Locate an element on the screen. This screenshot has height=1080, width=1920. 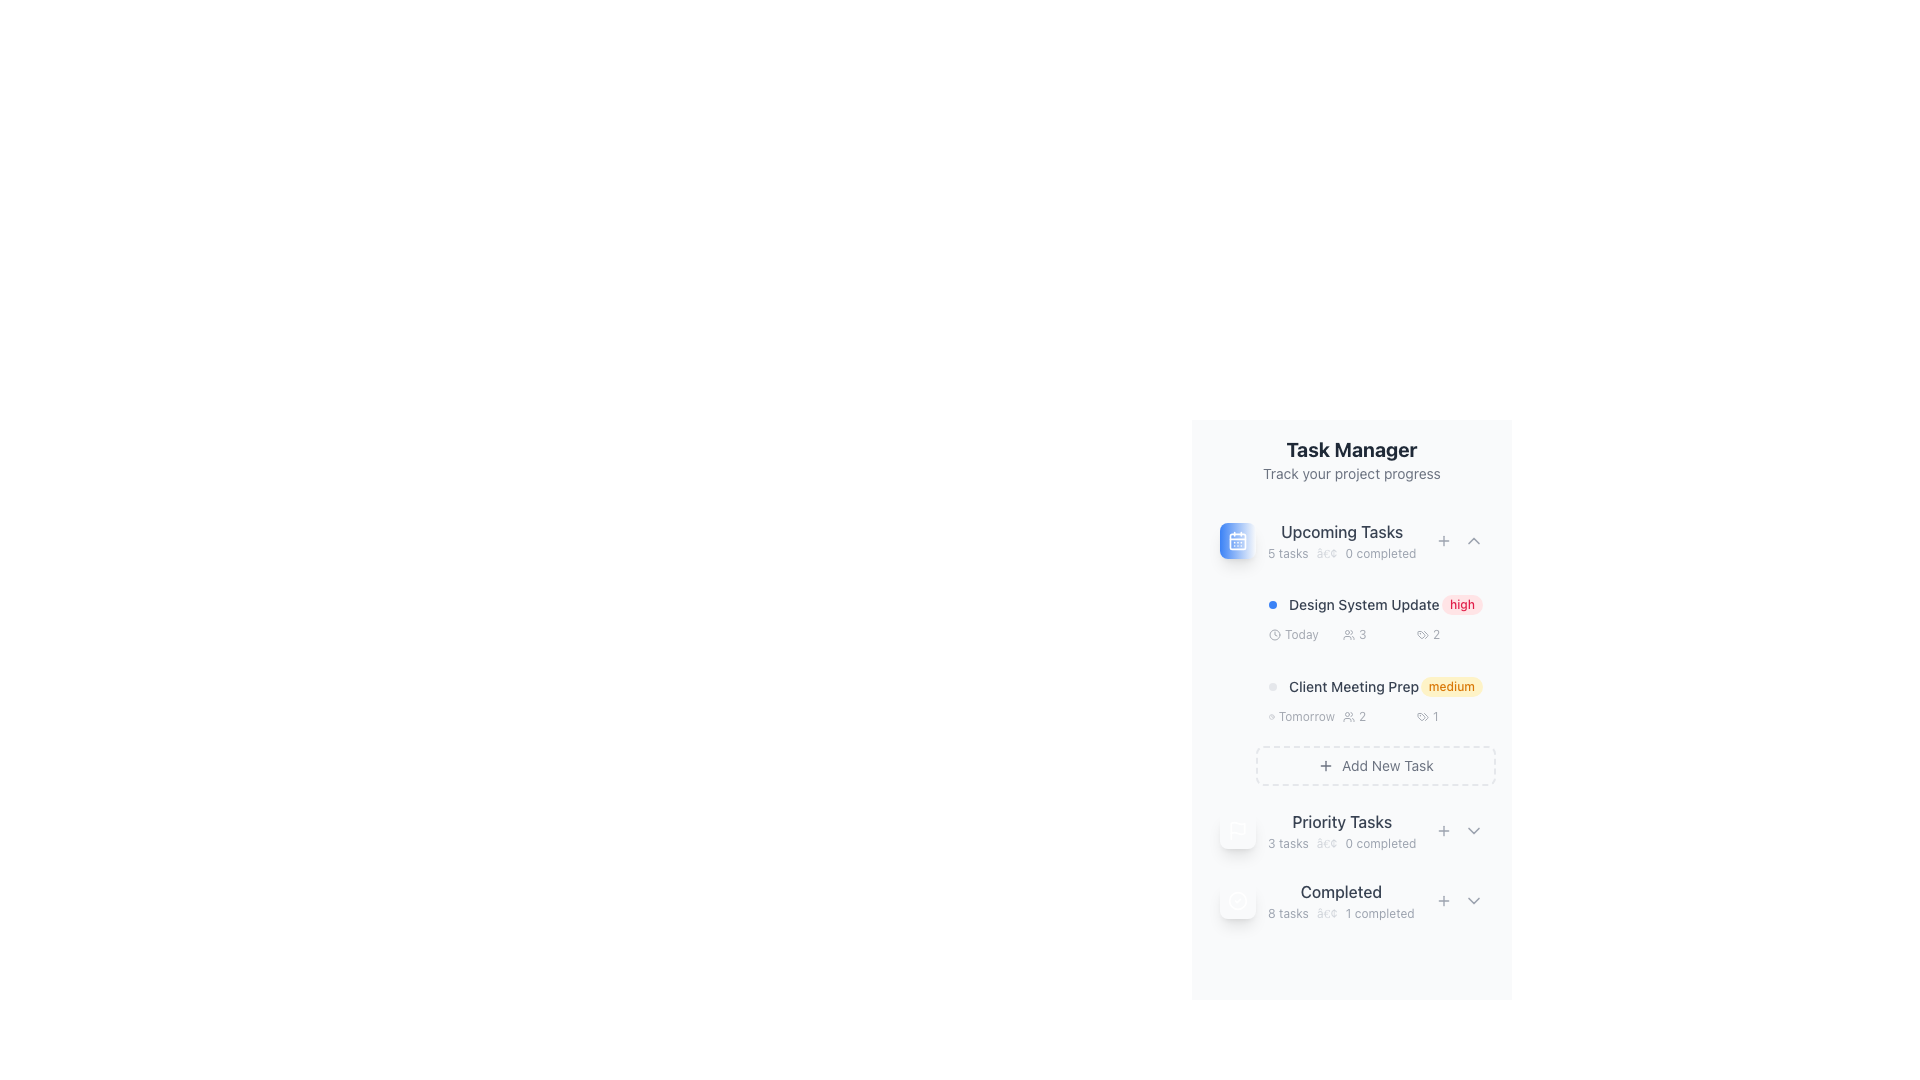
the downward-pointing chevron icon is located at coordinates (1473, 901).